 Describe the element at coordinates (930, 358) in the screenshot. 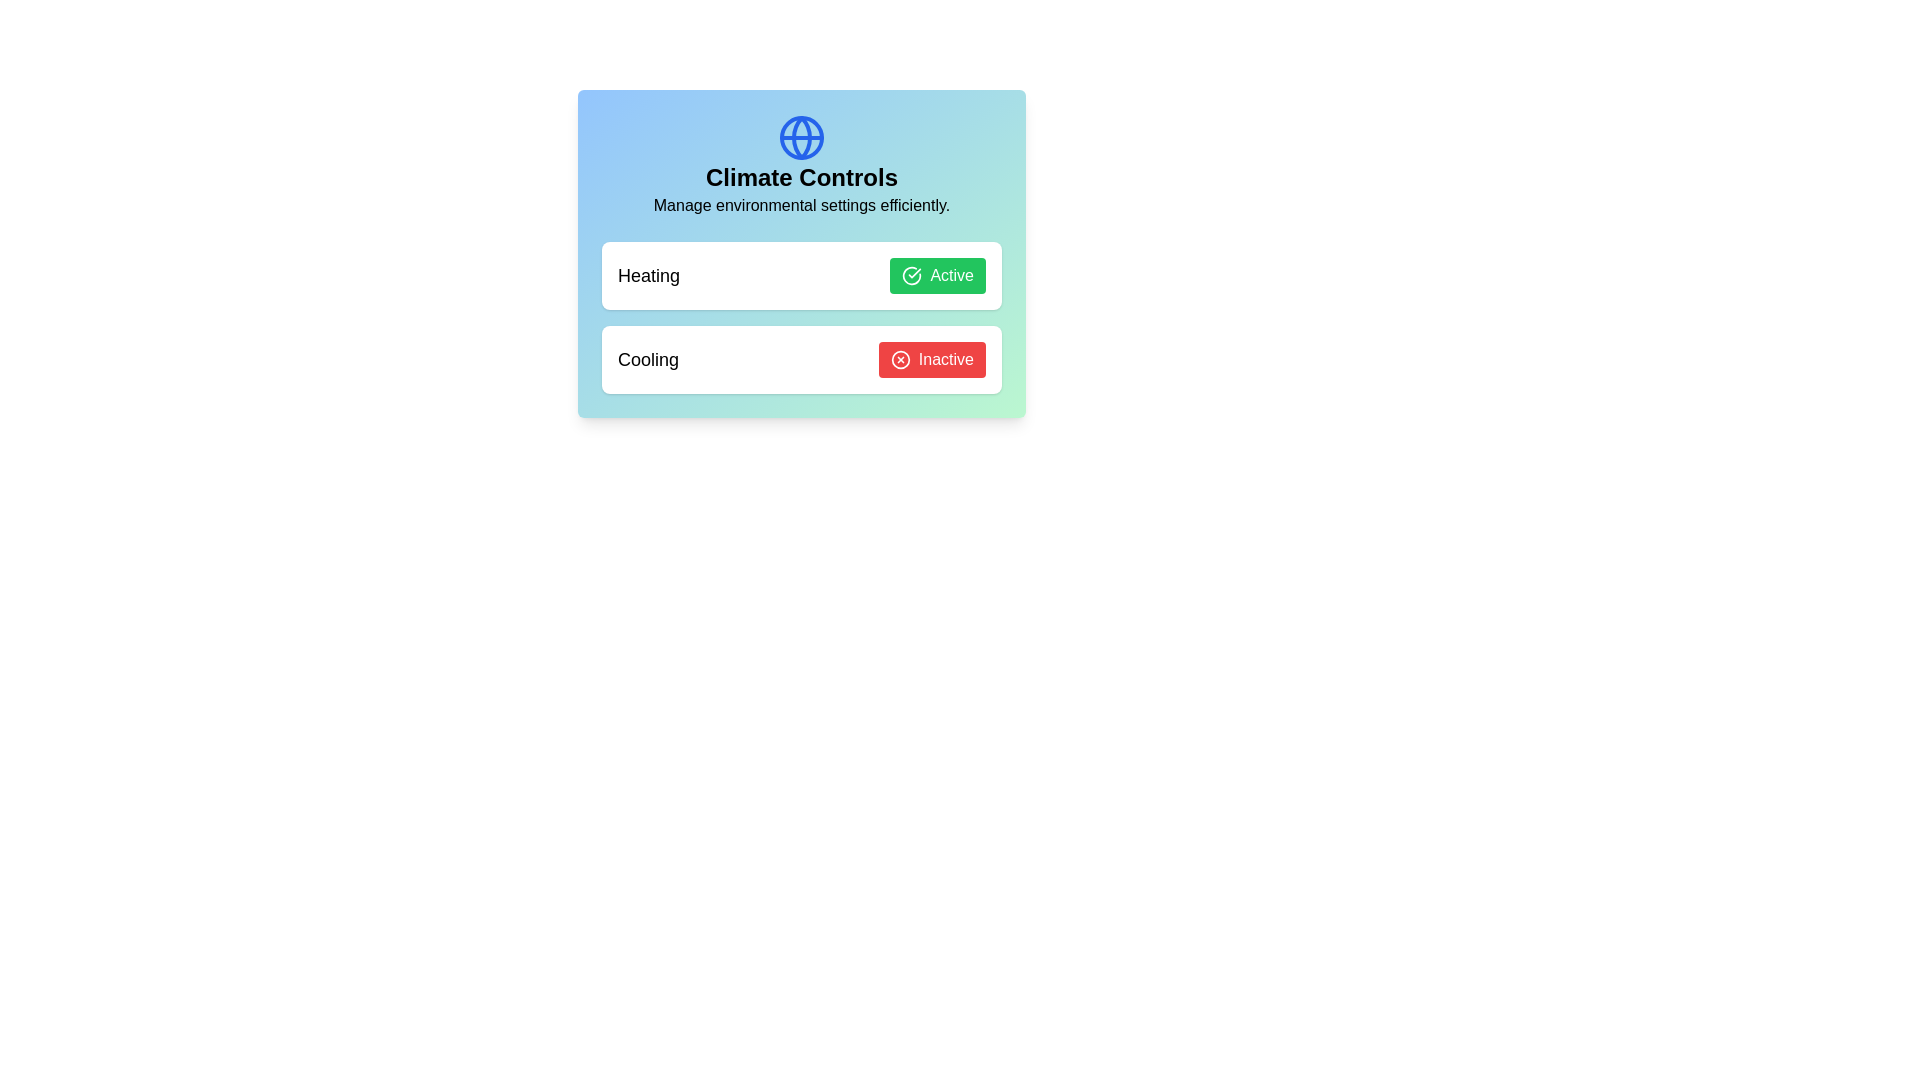

I see `the button labeled Inactive to observe its hover effect` at that location.